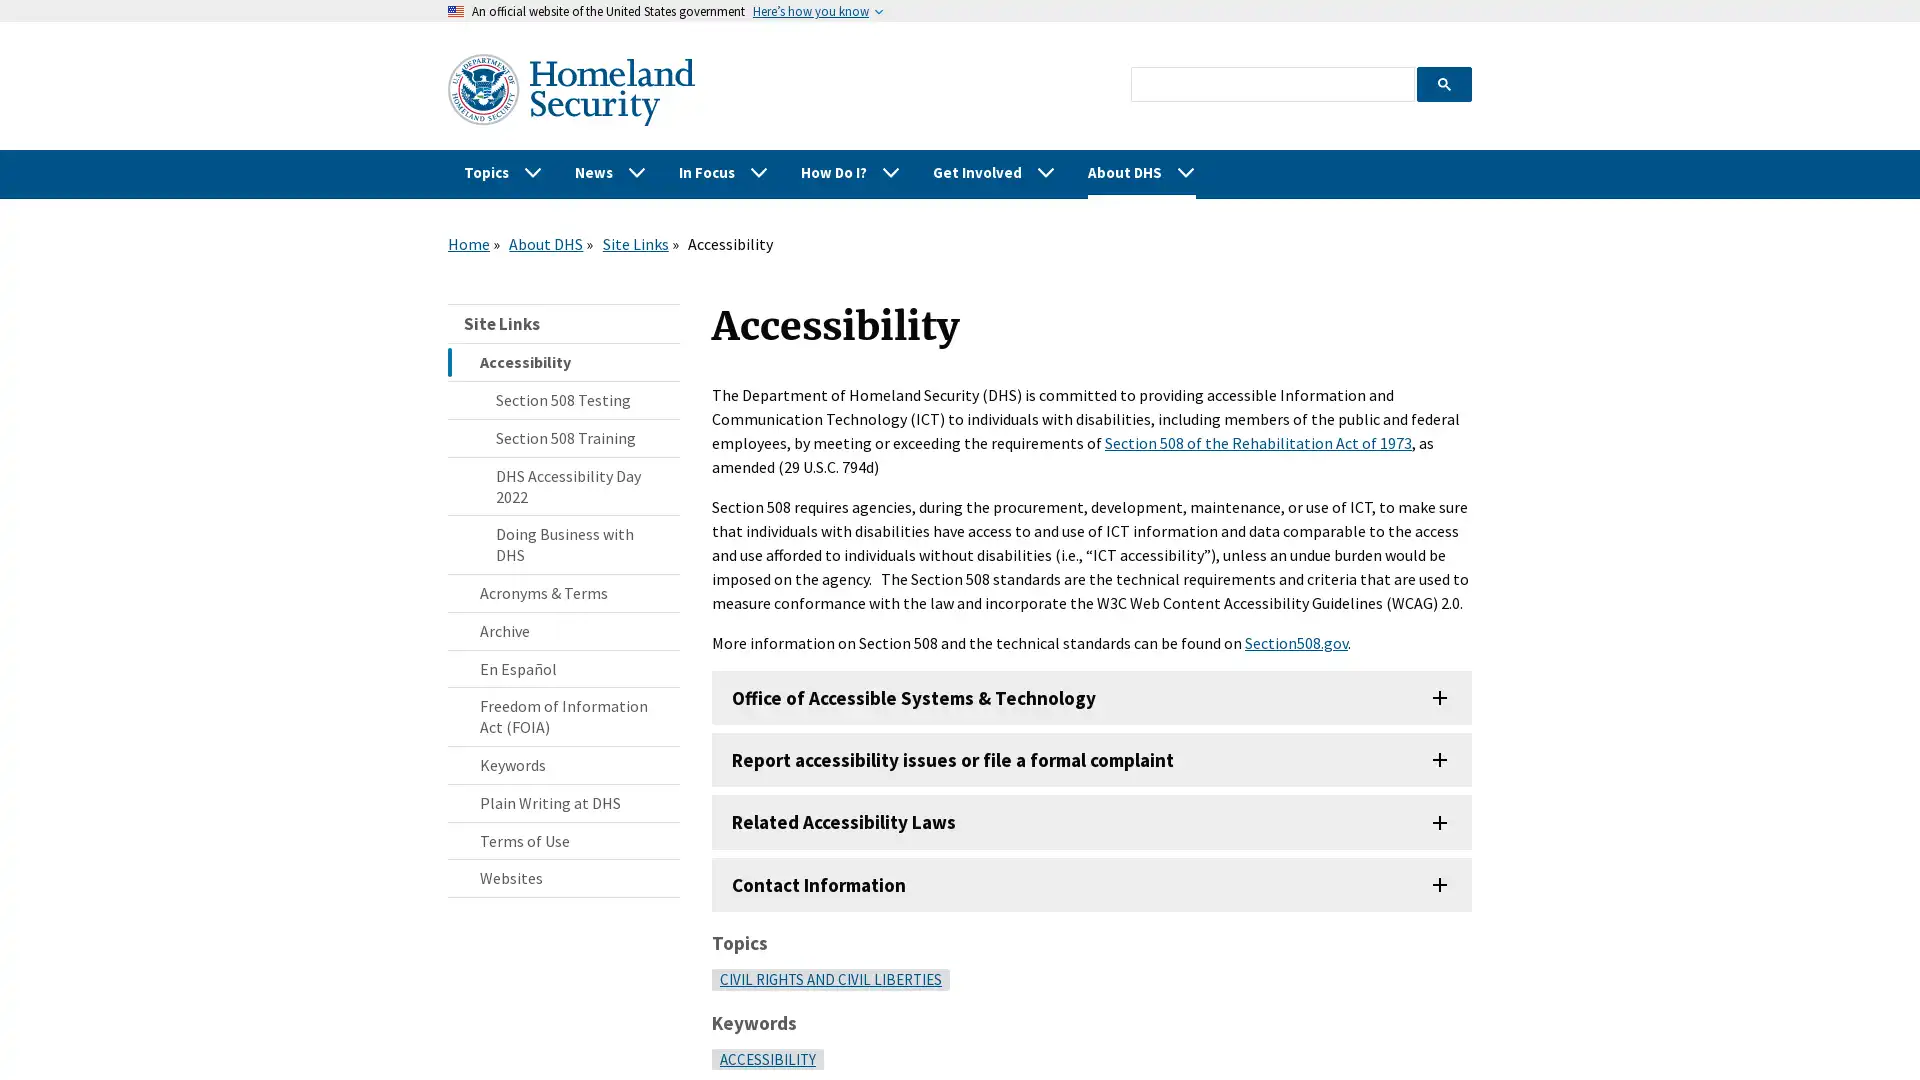 Image resolution: width=1920 pixels, height=1080 pixels. Describe the element at coordinates (503, 171) in the screenshot. I see `Topics` at that location.